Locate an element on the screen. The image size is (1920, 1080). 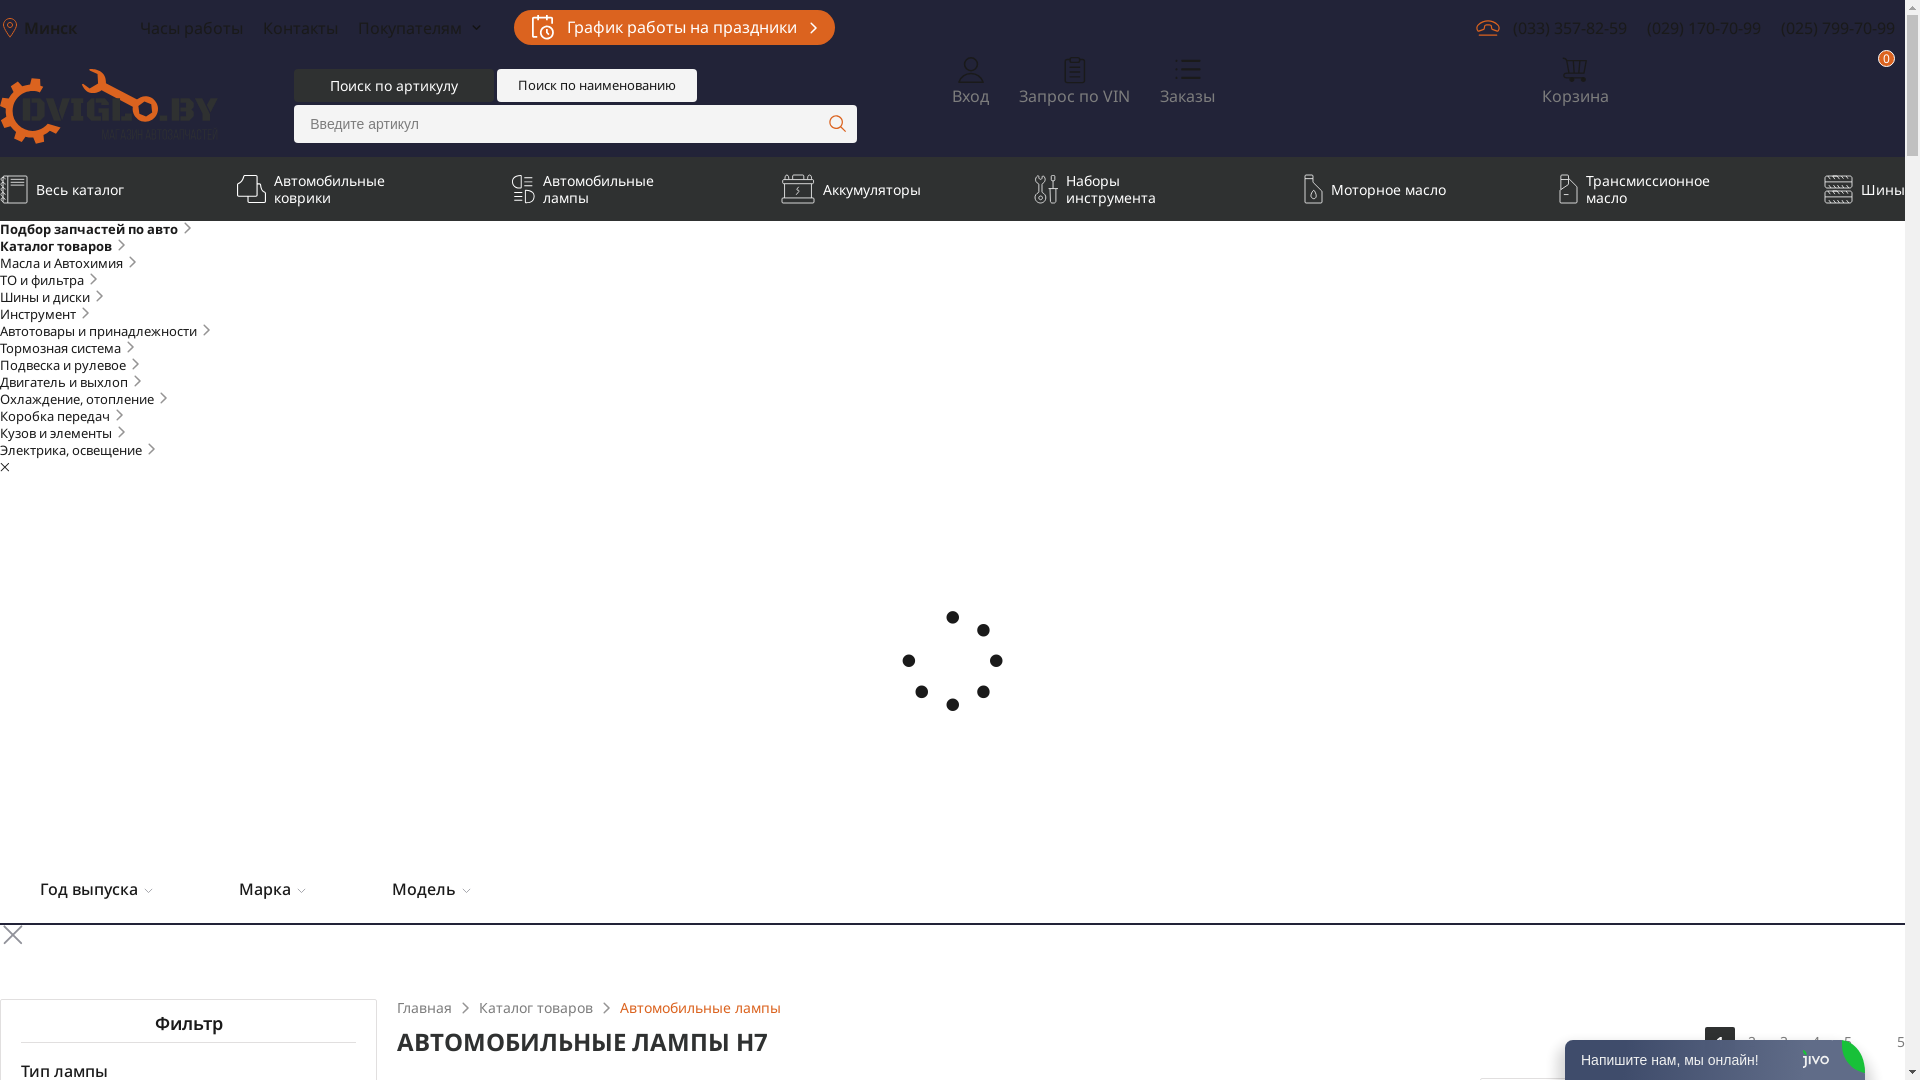
'(025) 799-70-99' is located at coordinates (1771, 27).